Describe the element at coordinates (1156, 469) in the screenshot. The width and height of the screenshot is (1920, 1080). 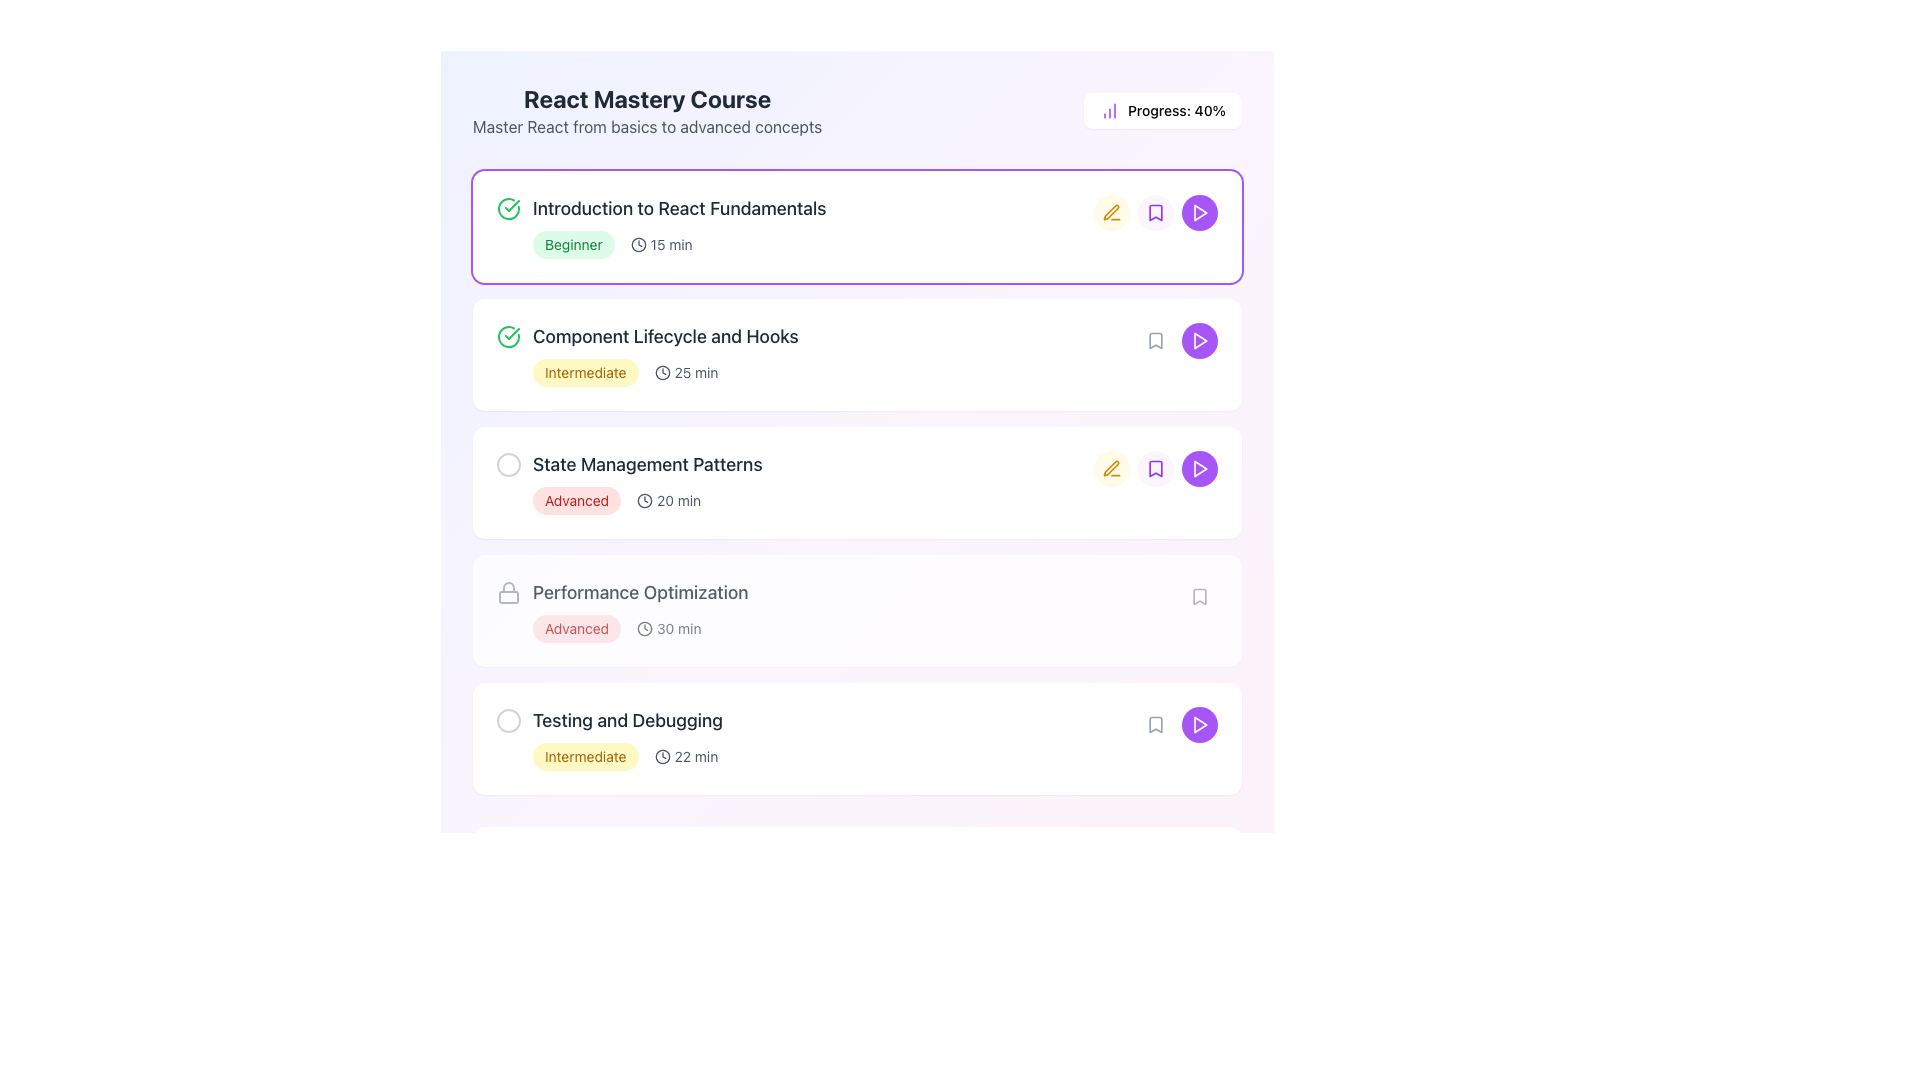
I see `the circular purple button with a white bookmark icon, which is the second button from the right in a horizontal group of three buttons located to the right of the 'State Management Patterns' title` at that location.